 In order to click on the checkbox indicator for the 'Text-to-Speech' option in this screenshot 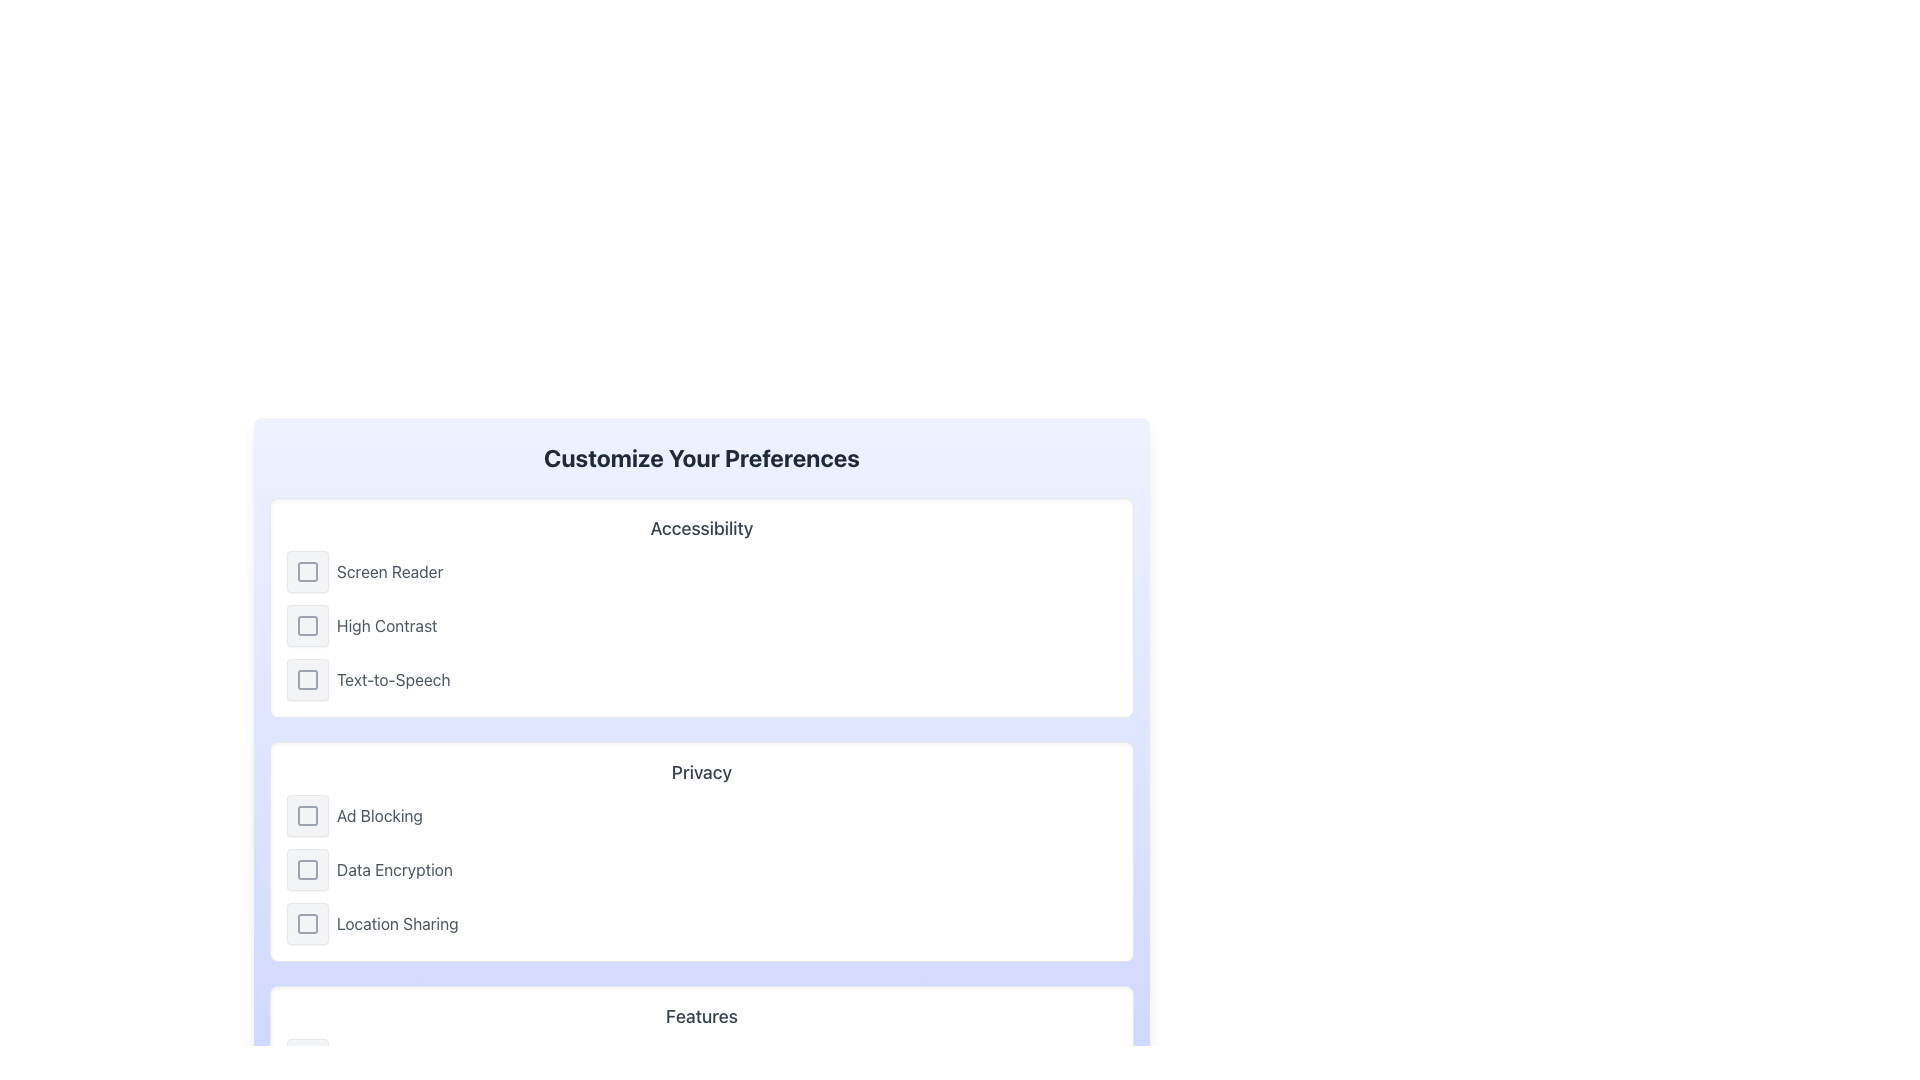, I will do `click(306, 678)`.